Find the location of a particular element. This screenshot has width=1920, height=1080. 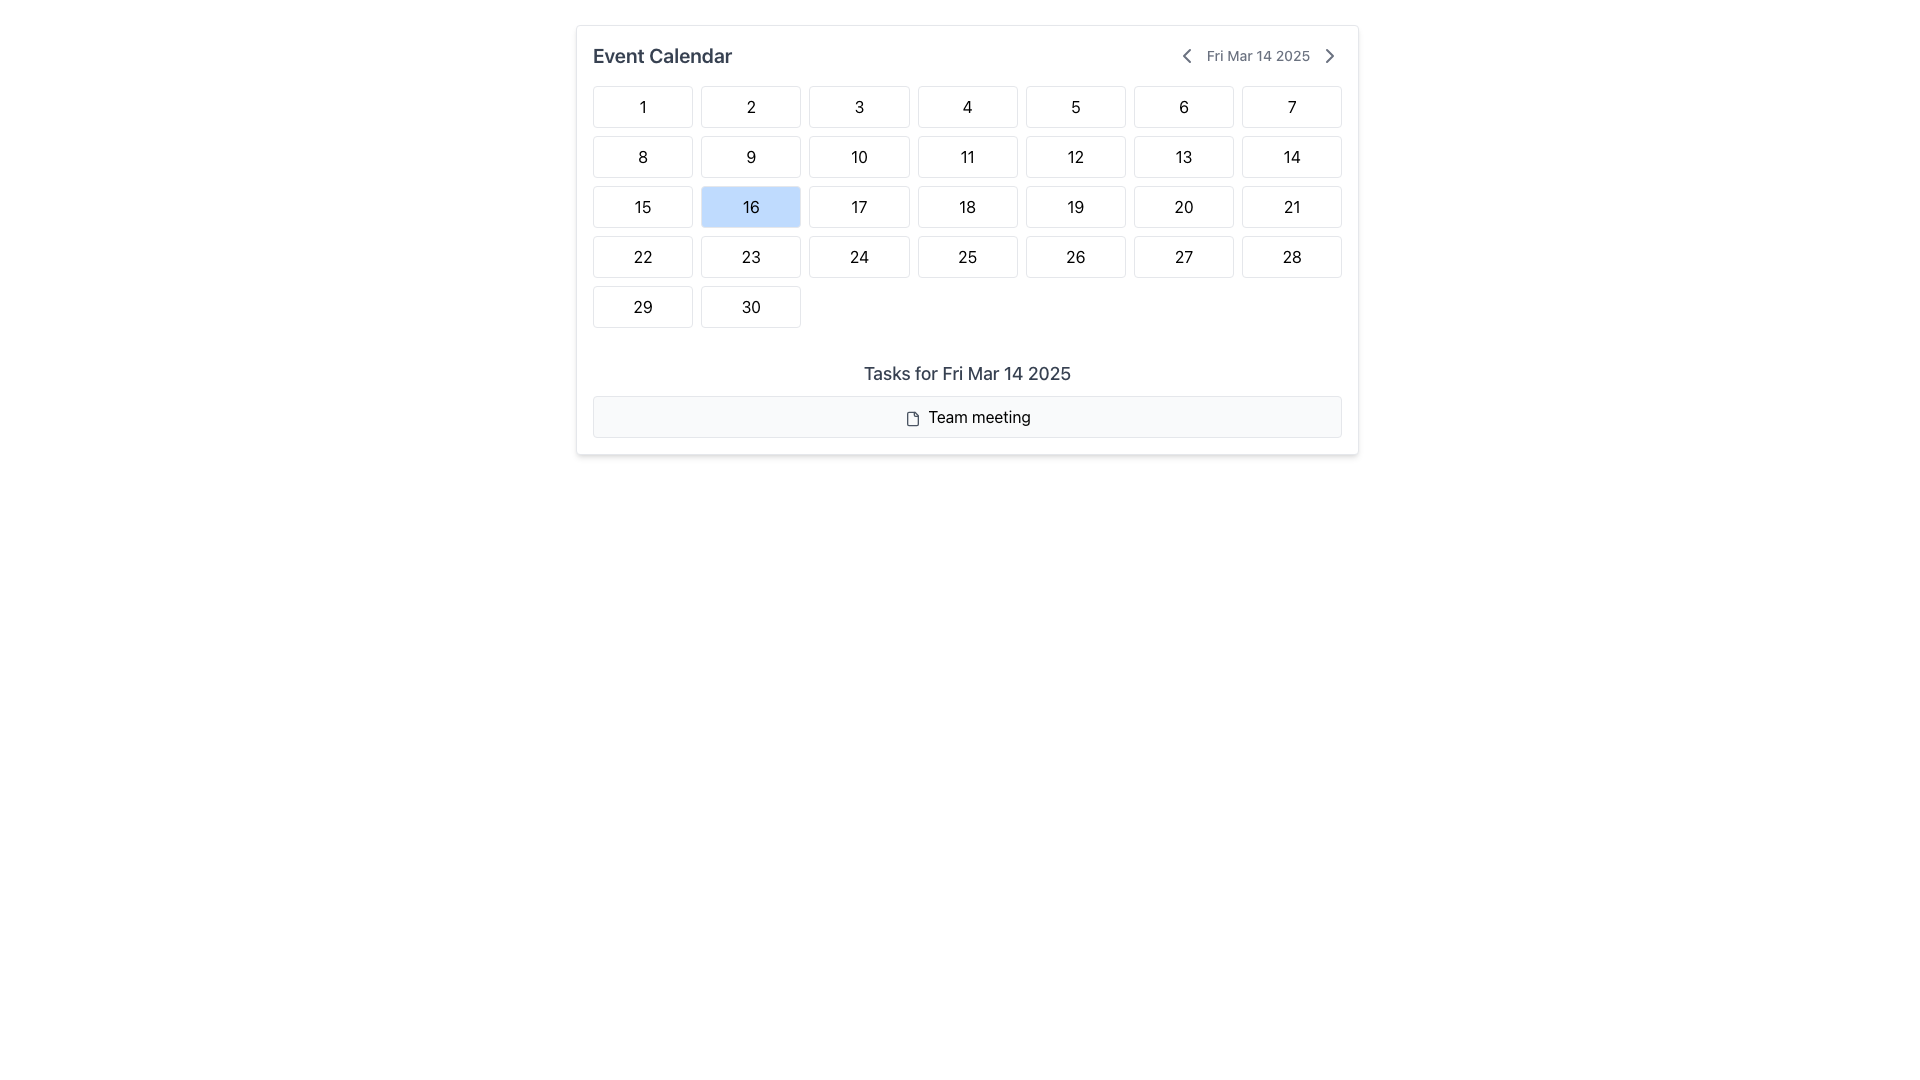

the Day cell displaying the number '5' in the calendar grid is located at coordinates (1074, 107).